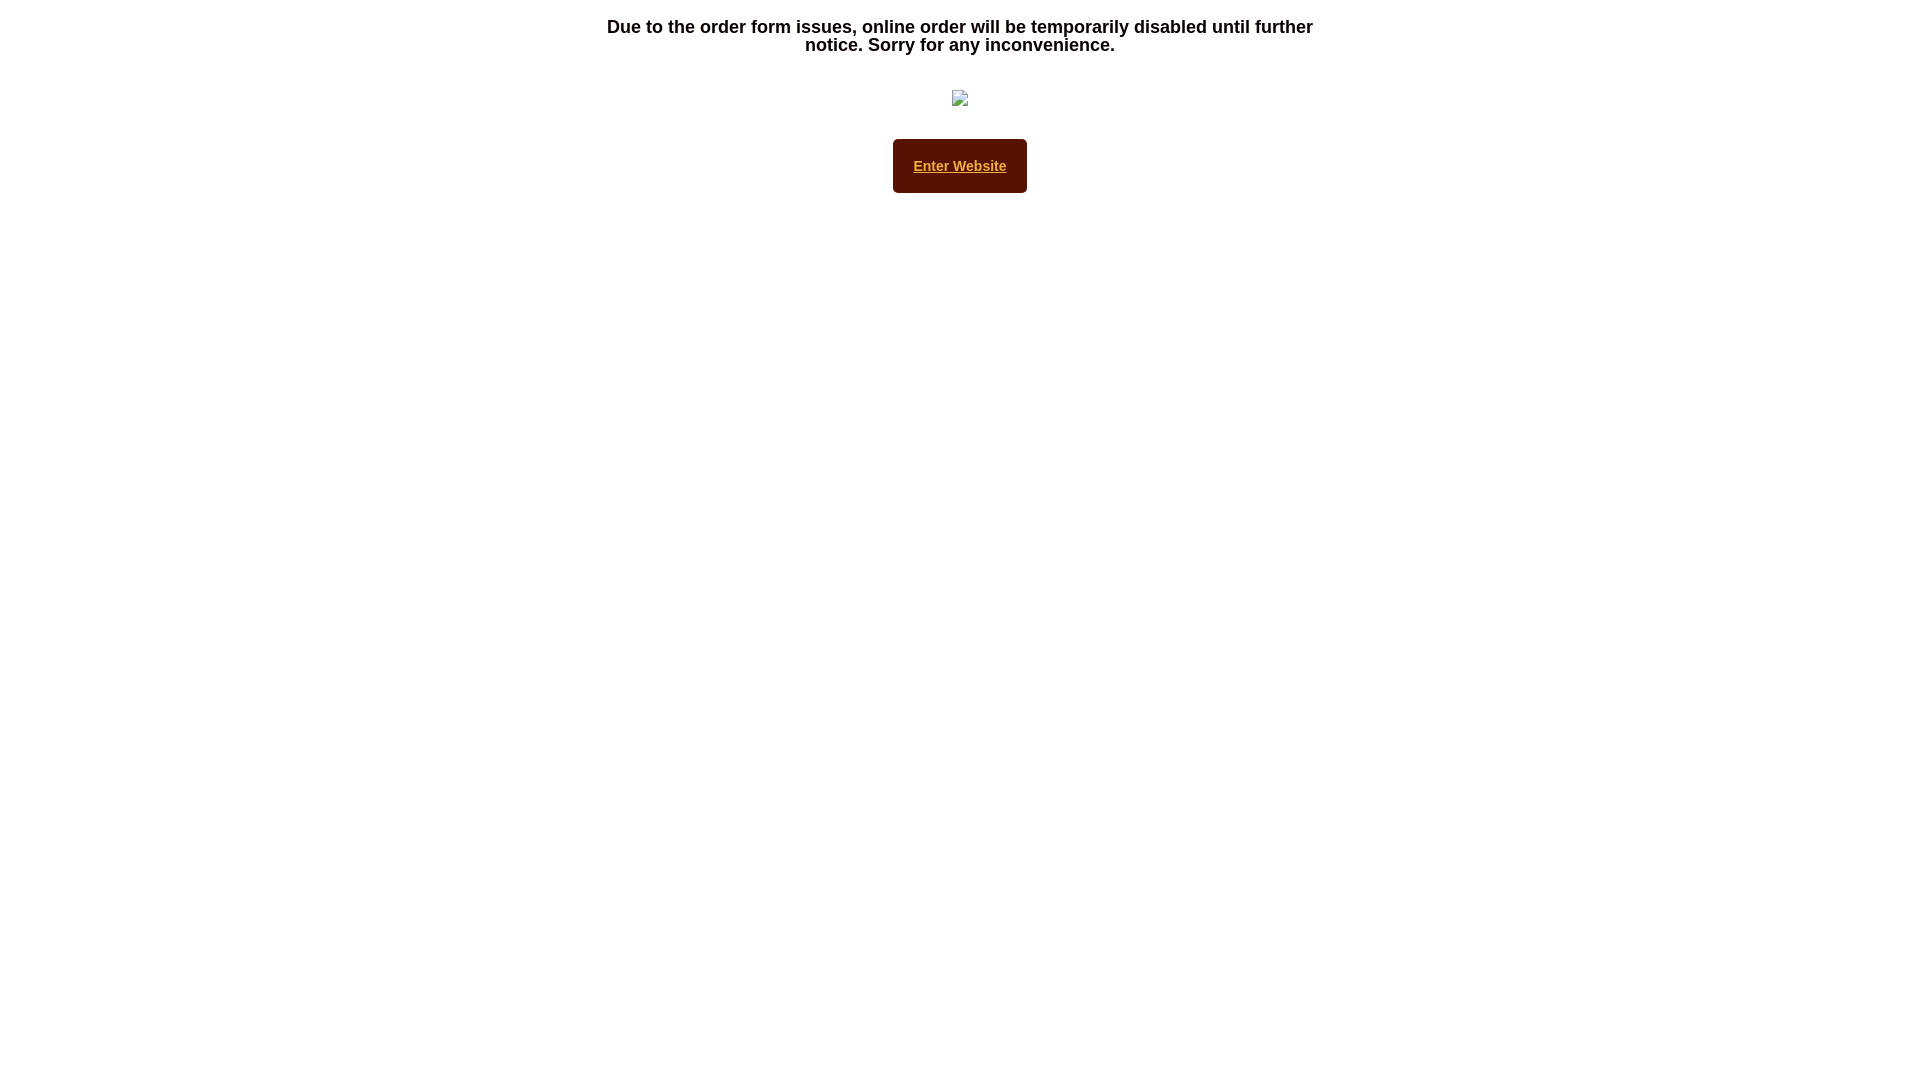  I want to click on 'Enter Website', so click(958, 164).